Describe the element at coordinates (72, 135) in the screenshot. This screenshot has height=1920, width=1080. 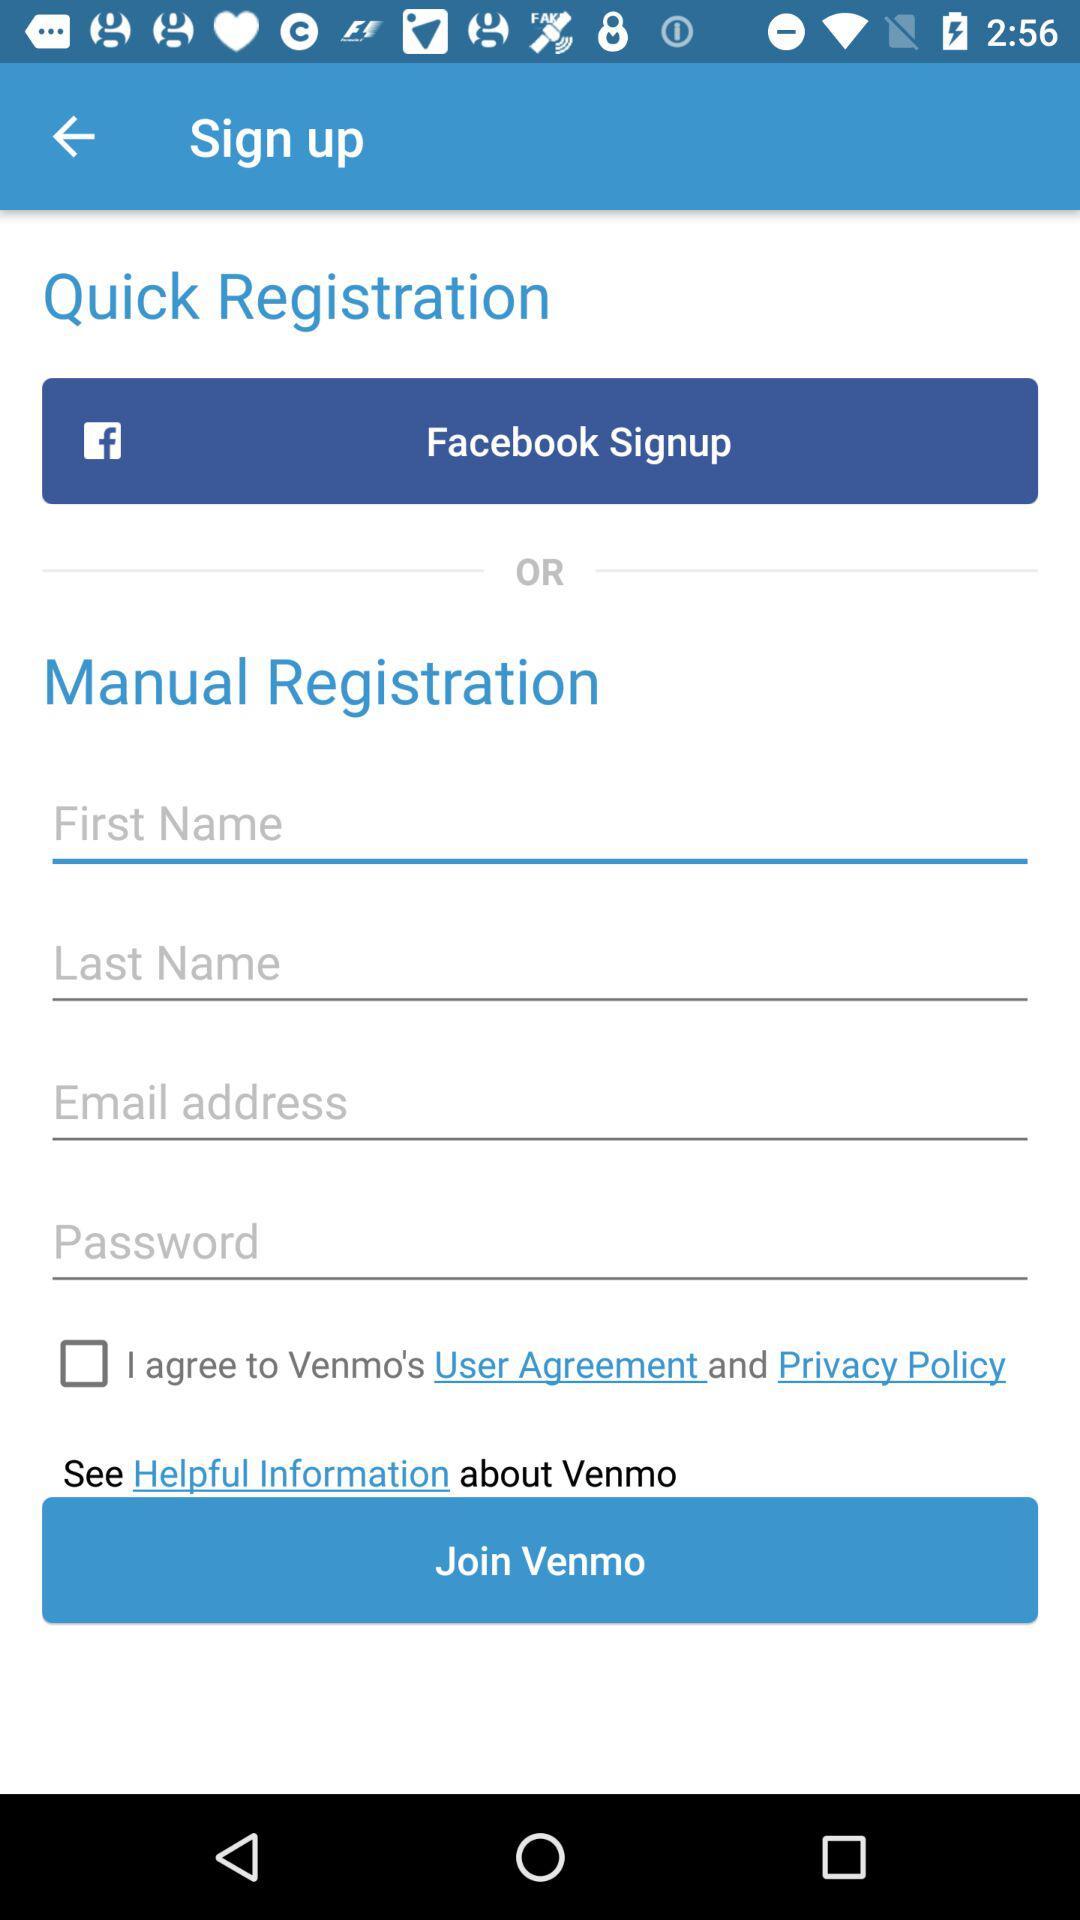
I see `the item next to sign up app` at that location.